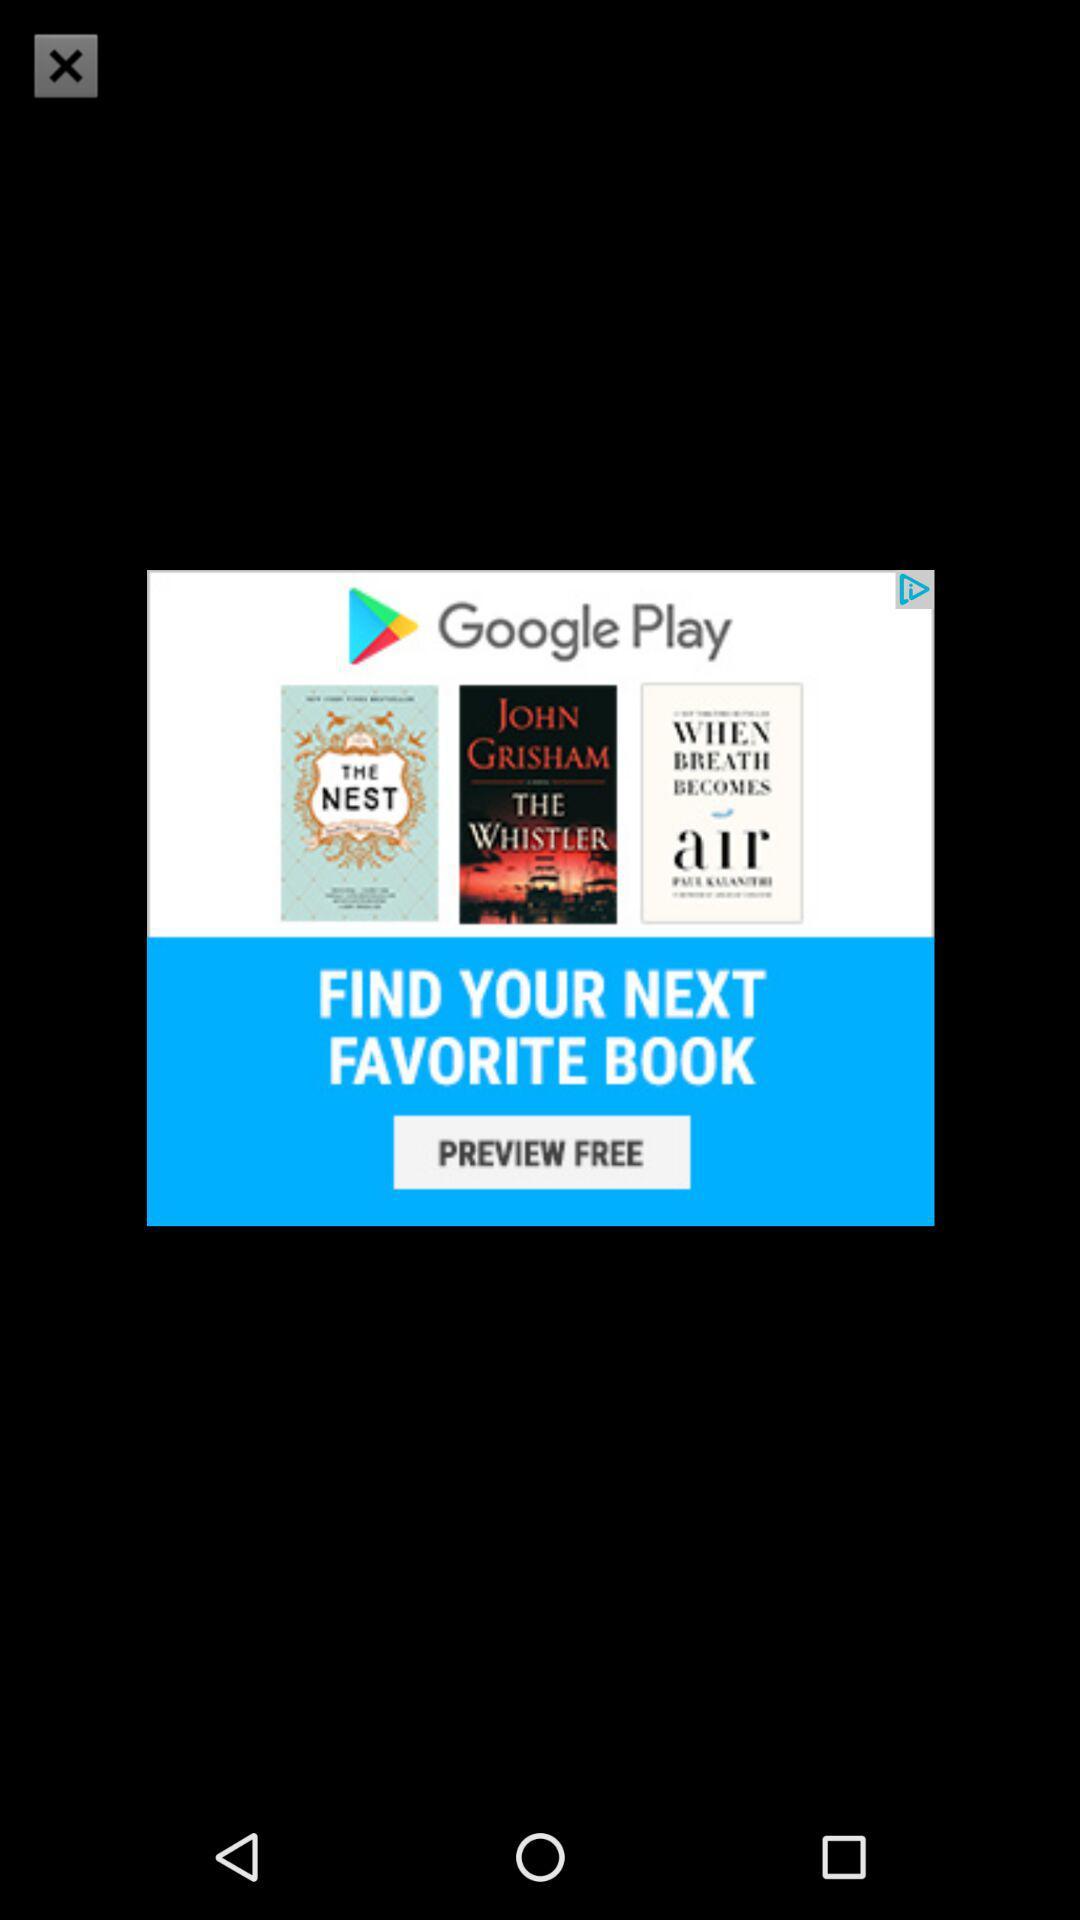  Describe the element at coordinates (64, 70) in the screenshot. I see `the close icon` at that location.